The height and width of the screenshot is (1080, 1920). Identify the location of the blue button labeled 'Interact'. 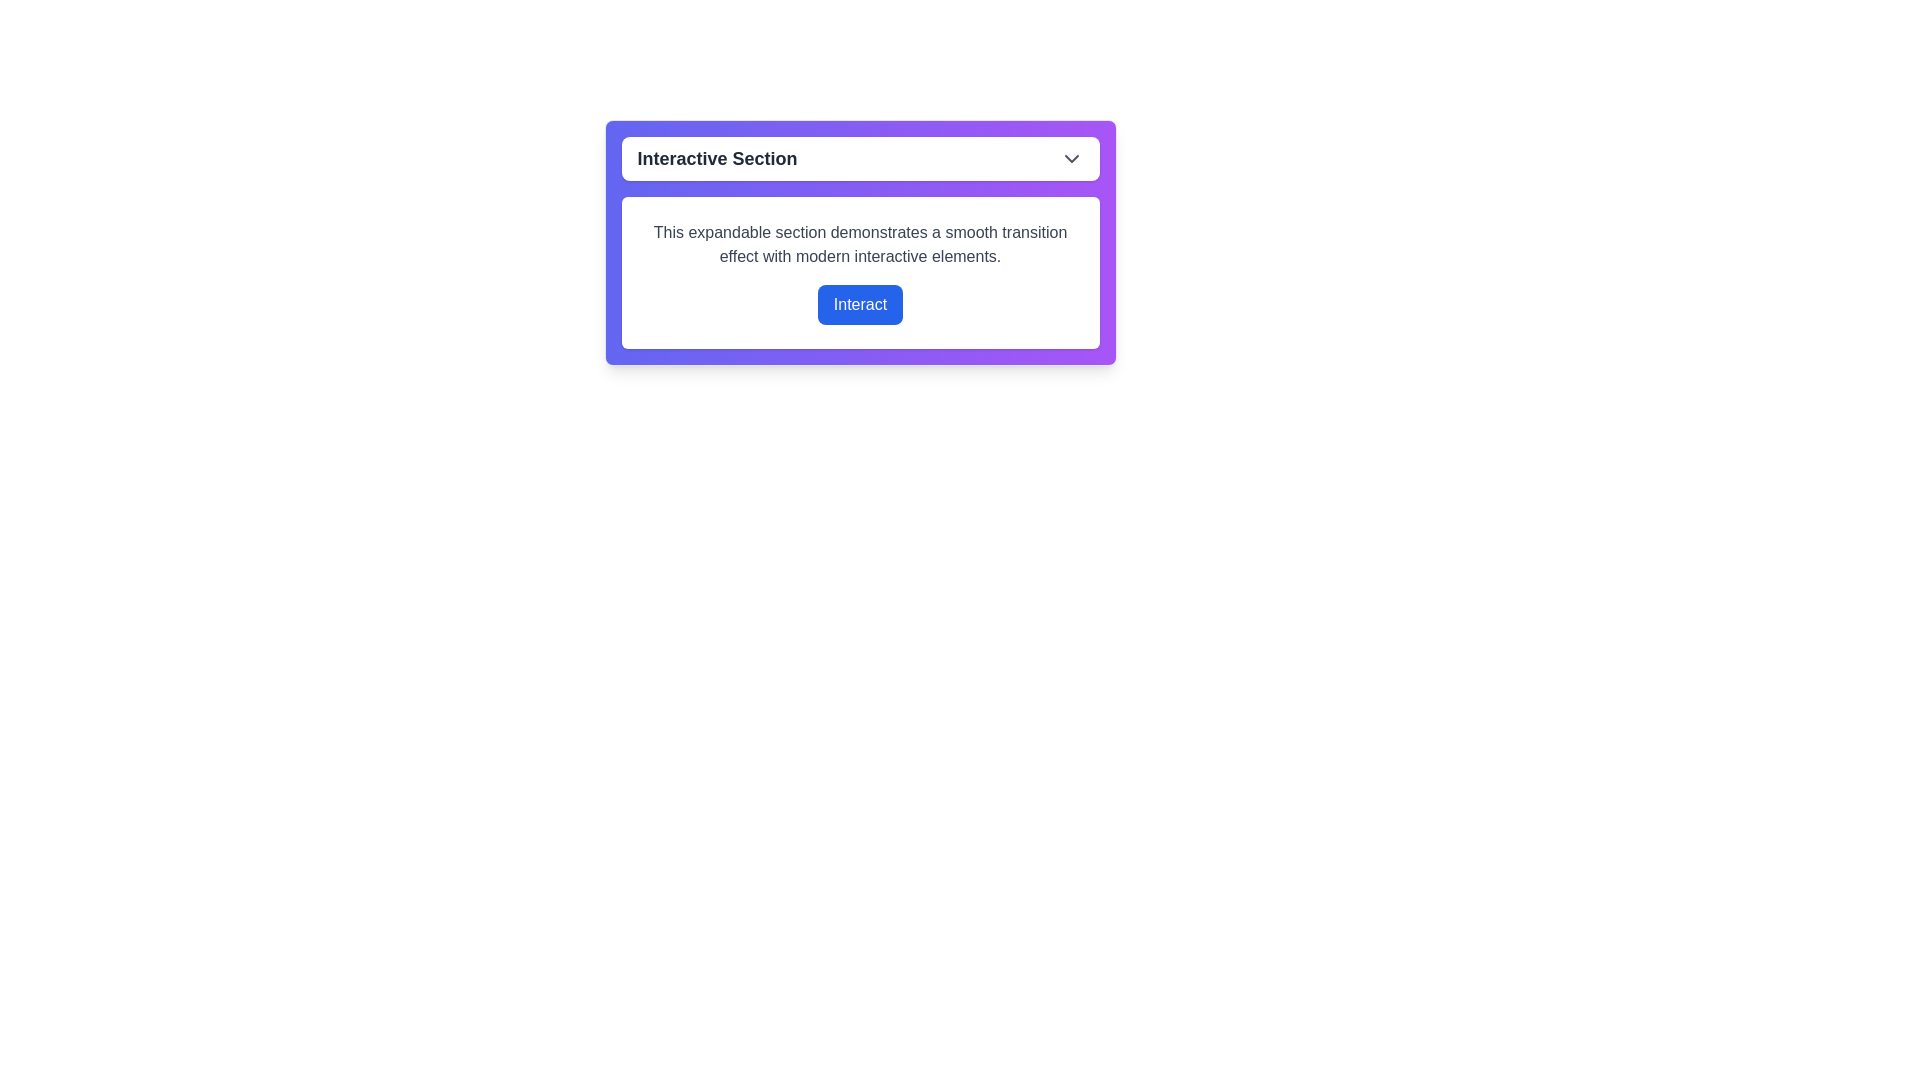
(860, 304).